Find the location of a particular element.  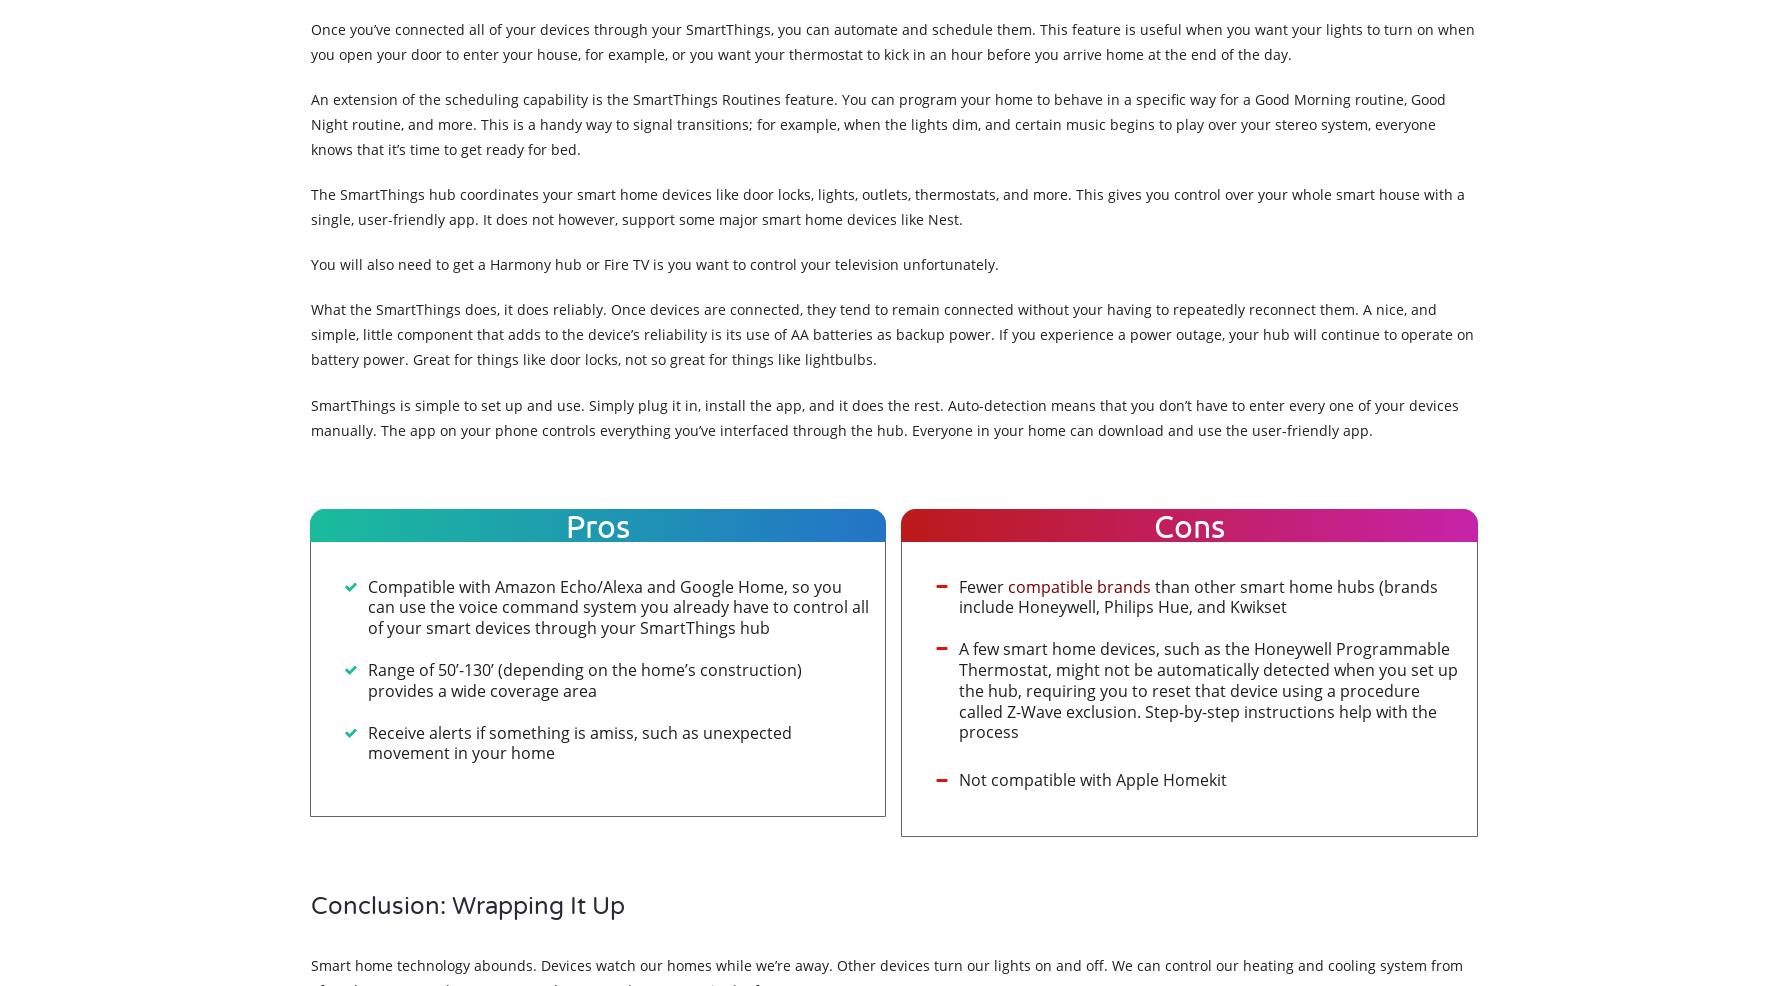

'Range of 50’-130’ (depending on the home’s construction) provides a wide coverage area' is located at coordinates (582, 679).